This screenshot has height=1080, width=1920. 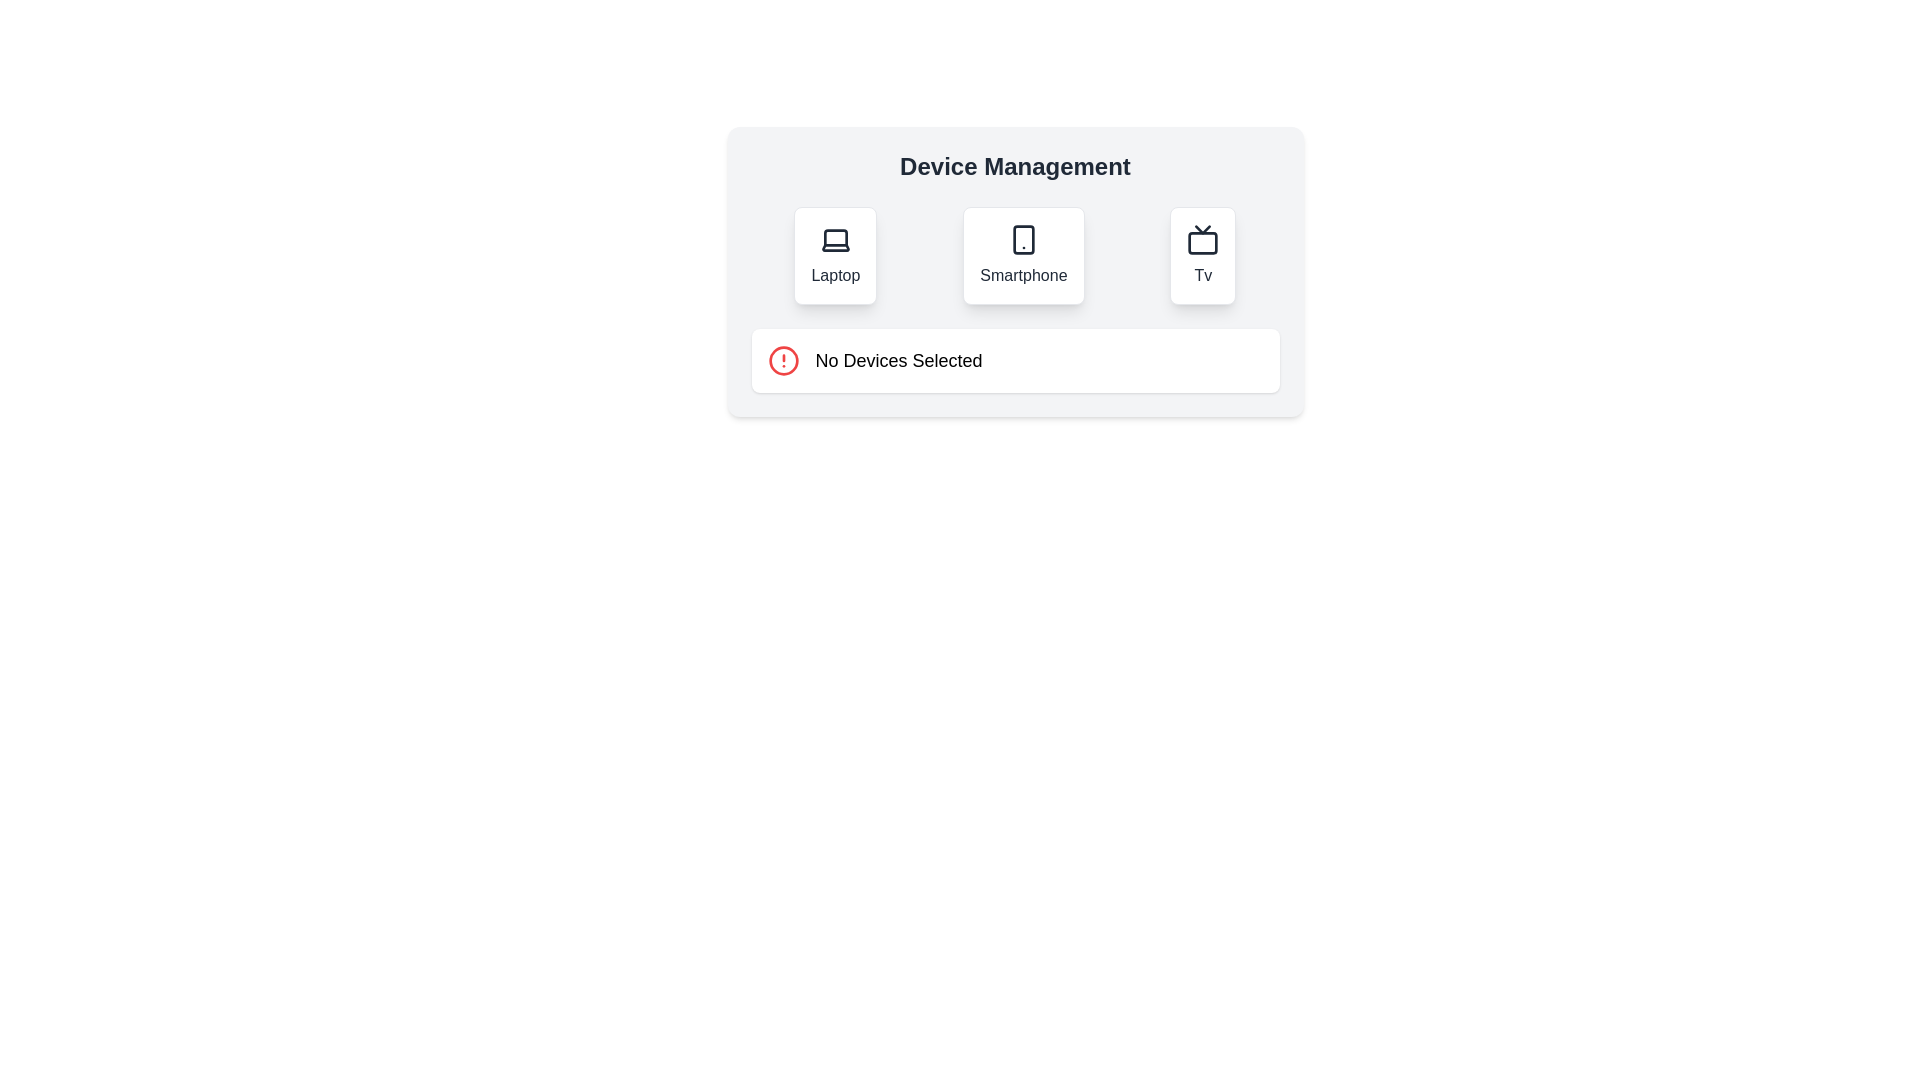 What do you see at coordinates (835, 239) in the screenshot?
I see `the laptop icon, the leftmost graphic representation of a laptop device` at bounding box center [835, 239].